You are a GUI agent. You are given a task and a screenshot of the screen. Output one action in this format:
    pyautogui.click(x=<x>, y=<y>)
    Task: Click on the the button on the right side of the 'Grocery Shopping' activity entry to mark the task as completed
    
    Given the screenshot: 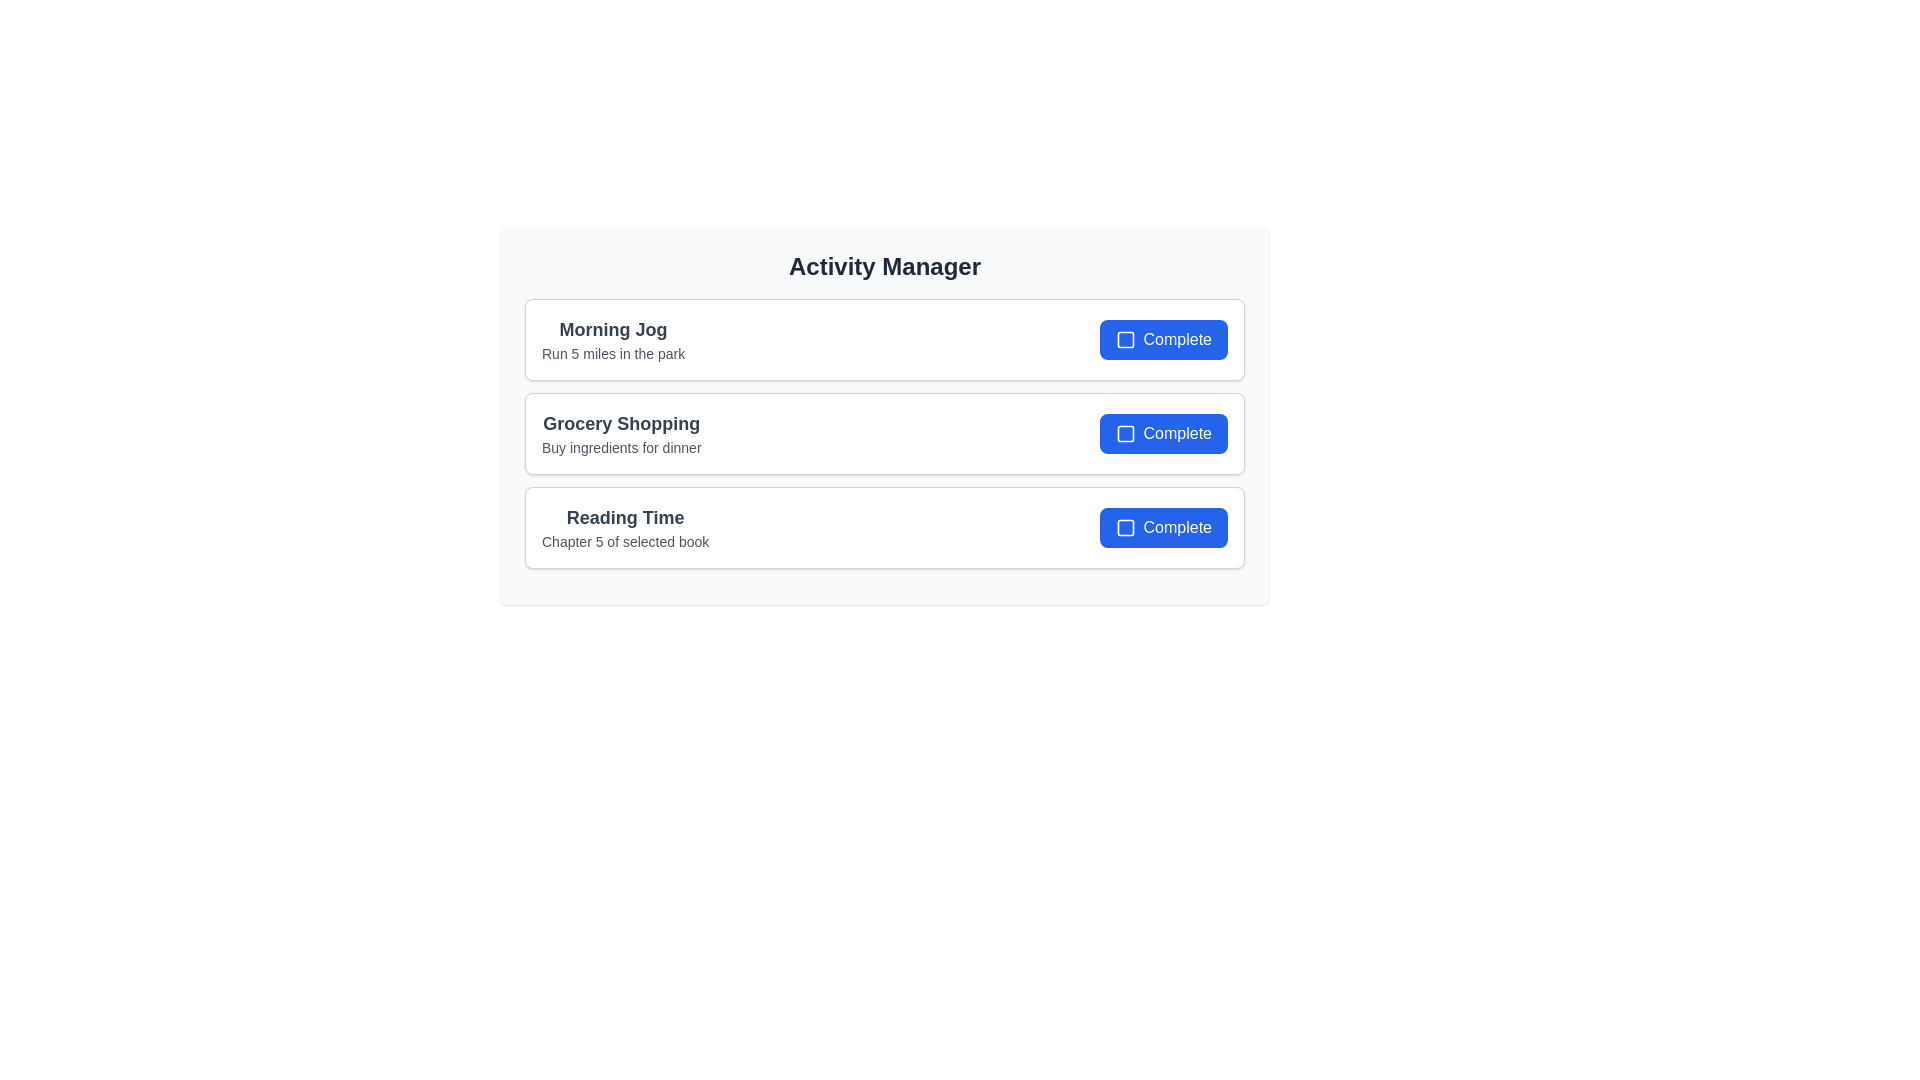 What is the action you would take?
    pyautogui.click(x=1163, y=433)
    